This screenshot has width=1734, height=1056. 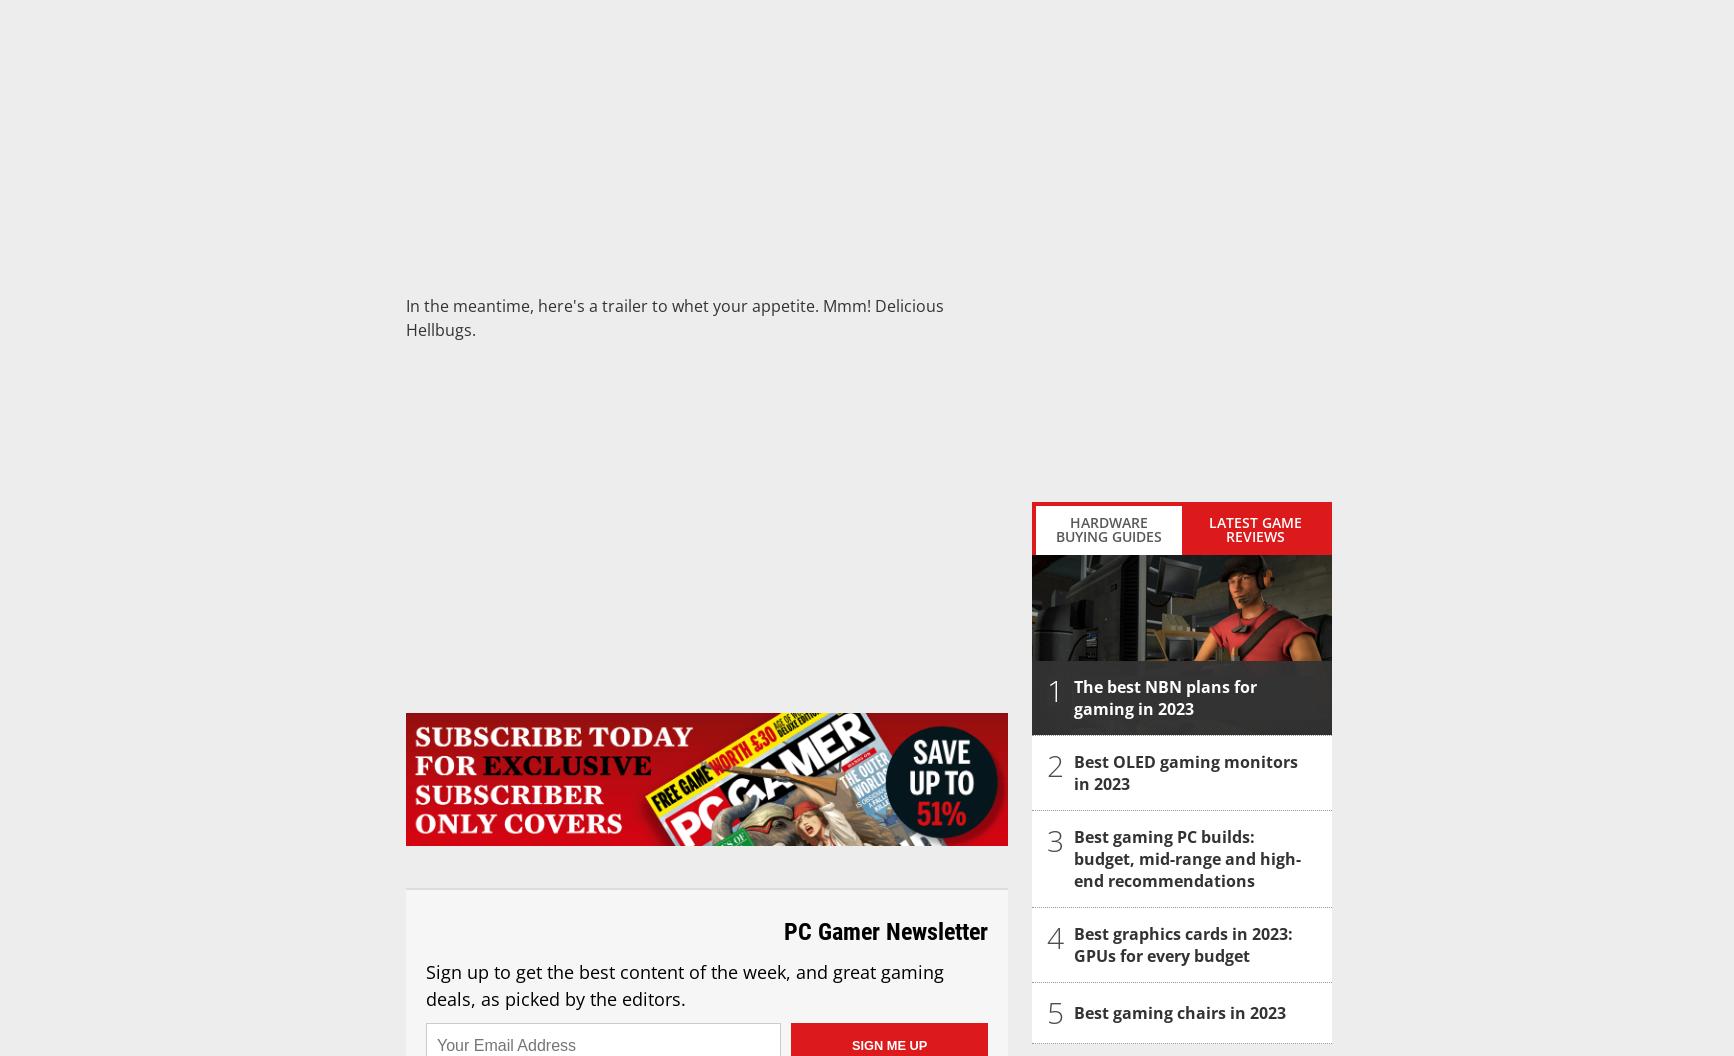 What do you see at coordinates (1055, 1011) in the screenshot?
I see `'5'` at bounding box center [1055, 1011].